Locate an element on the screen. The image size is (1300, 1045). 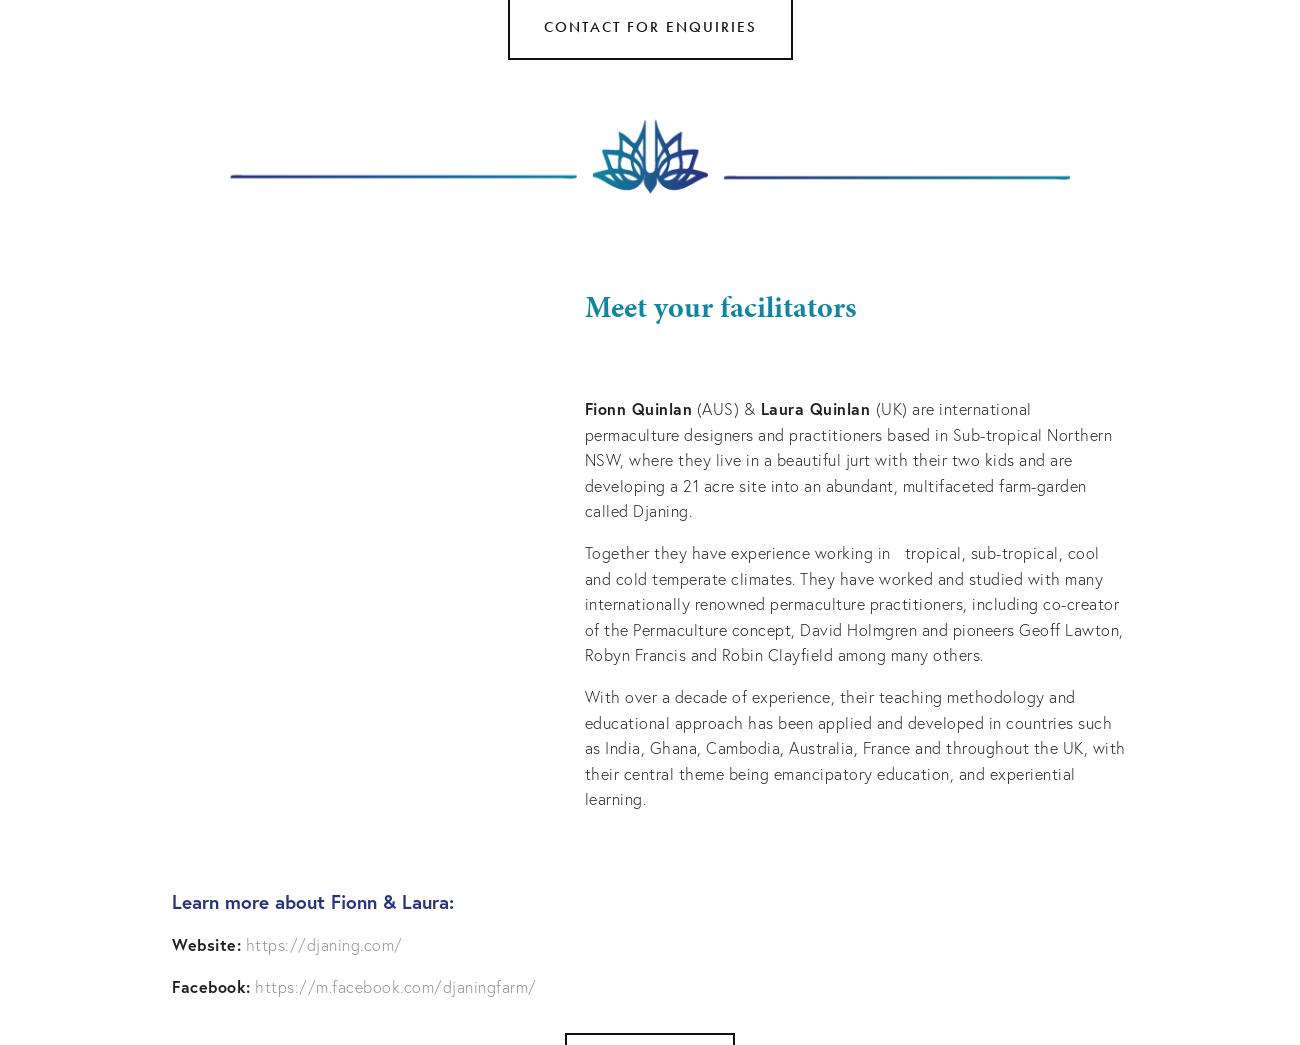
'https://djaning.com/' is located at coordinates (323, 943).